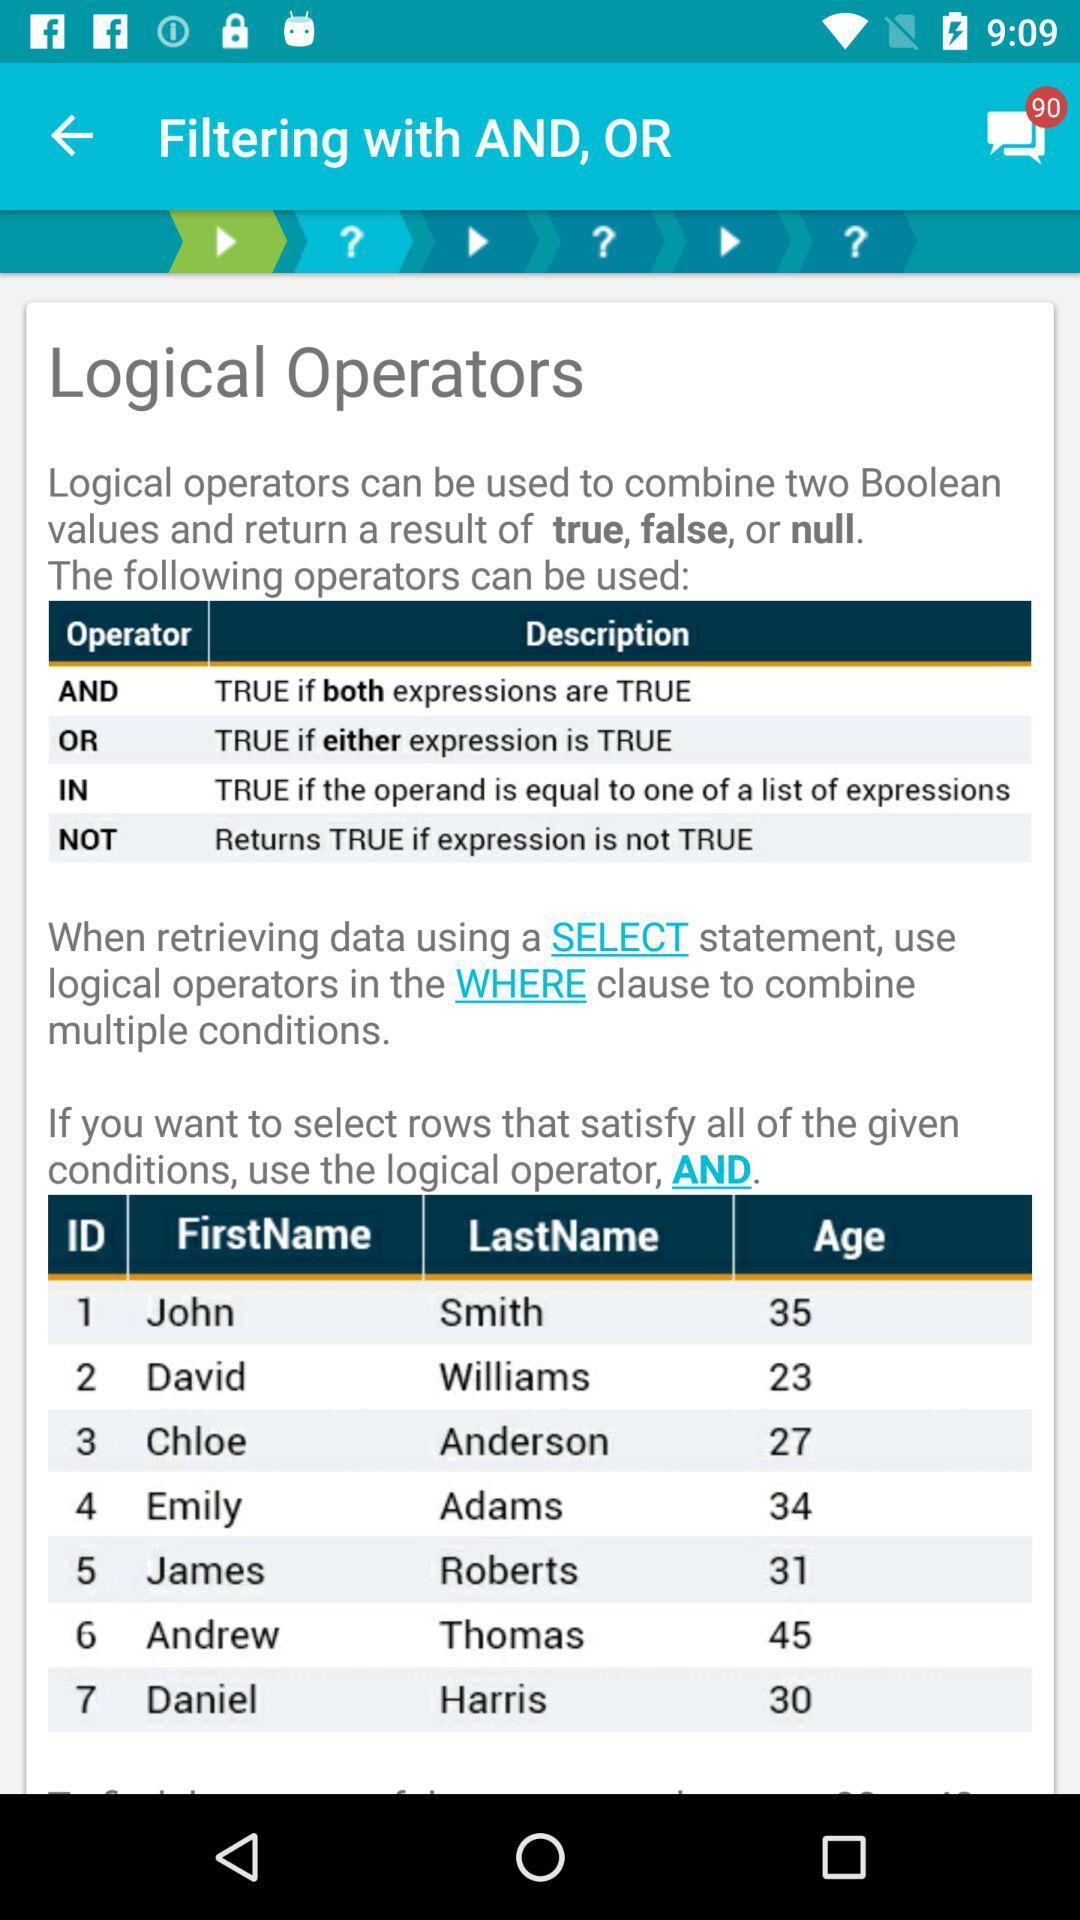 The image size is (1080, 1920). I want to click on when retrieving data item, so click(540, 1028).